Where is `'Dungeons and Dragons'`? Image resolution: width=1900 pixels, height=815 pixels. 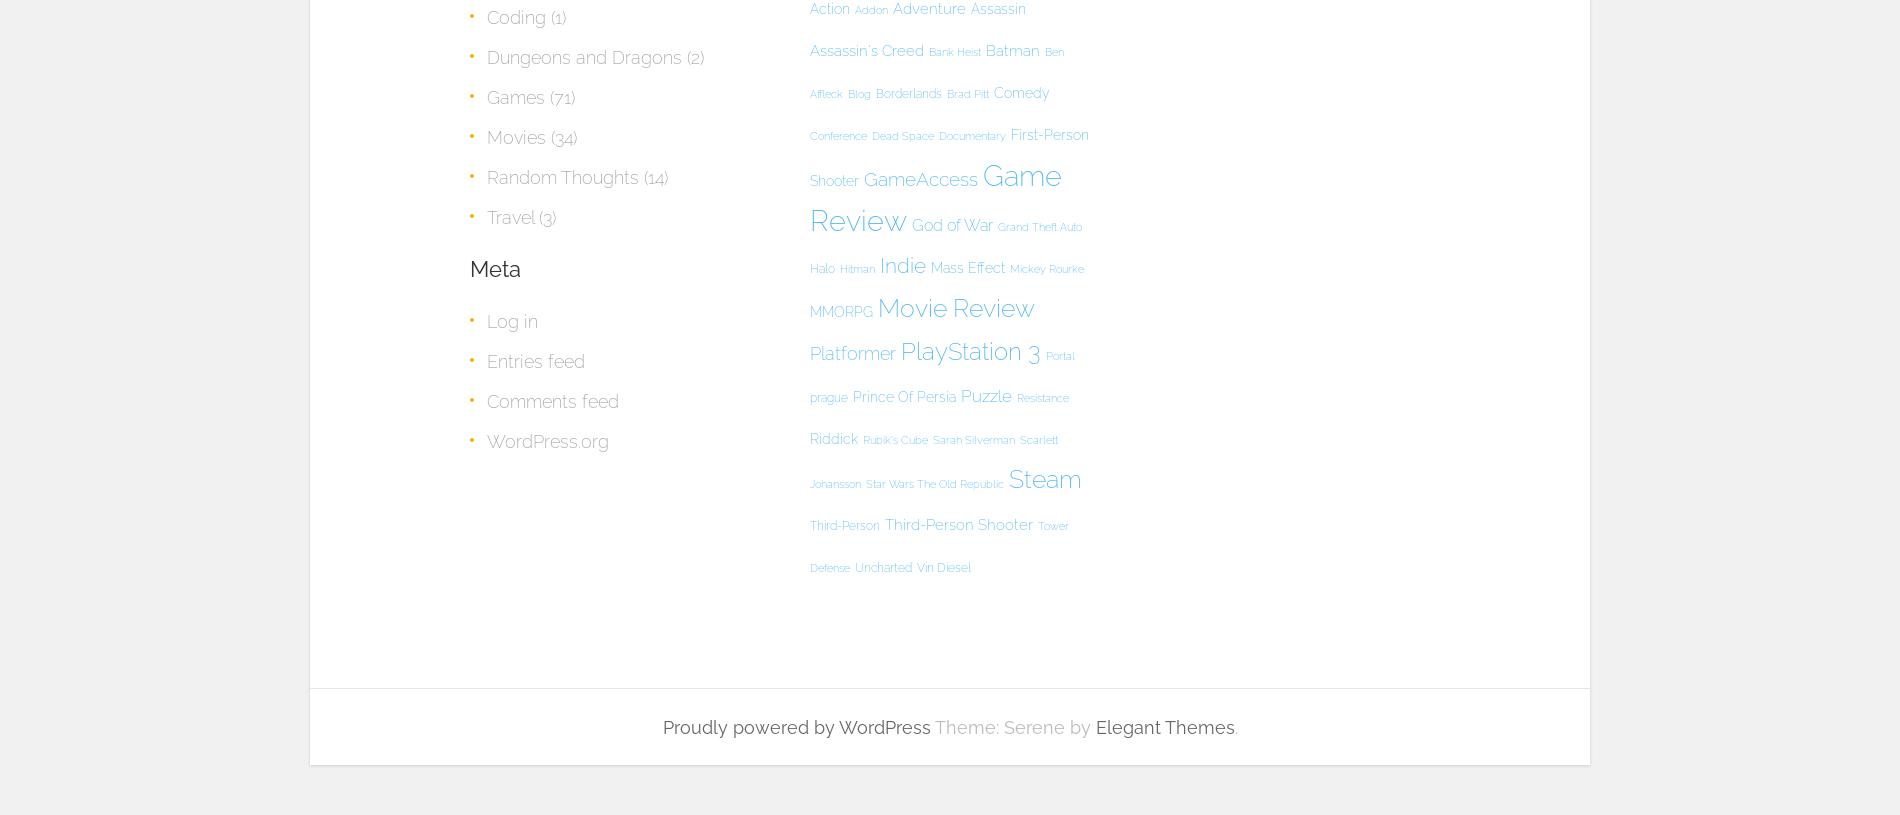 'Dungeons and Dragons' is located at coordinates (486, 56).